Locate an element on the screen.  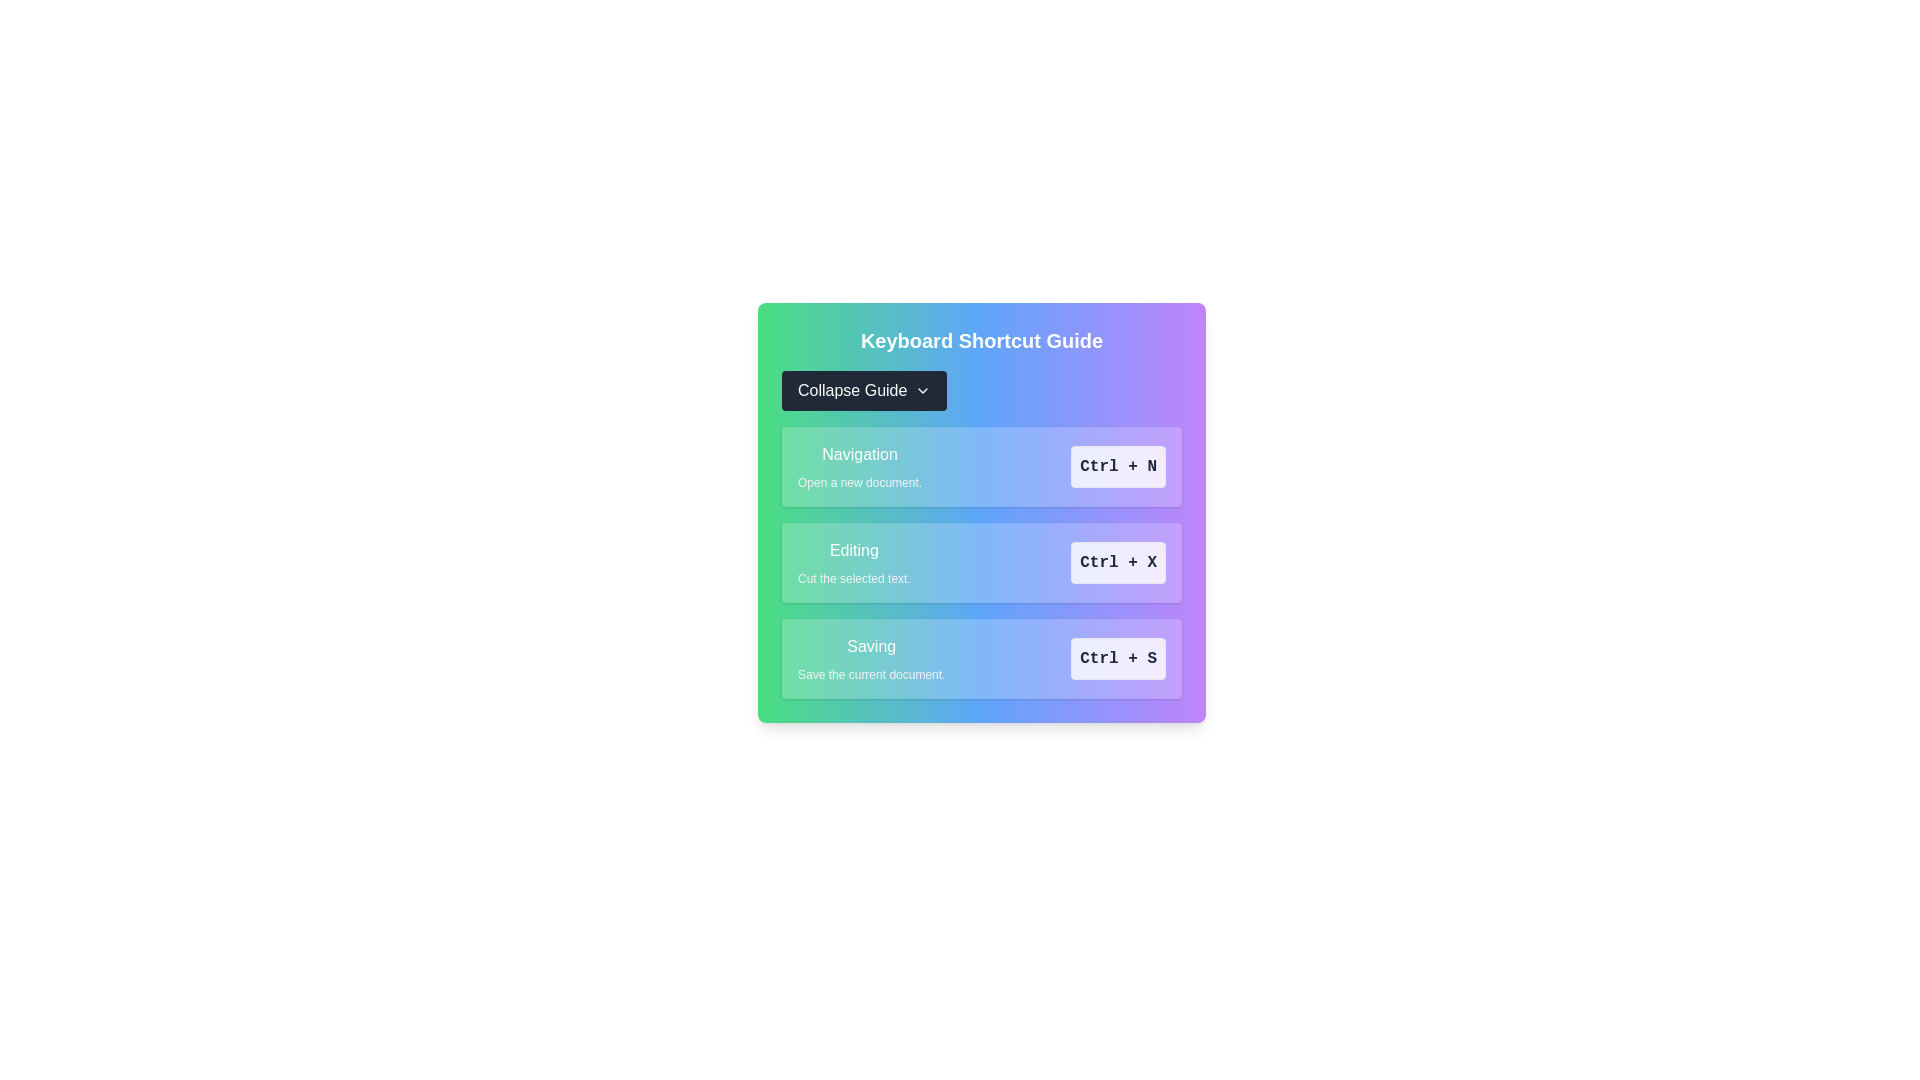
the Text Label displaying 'Editing' in bold white font and 'Cut the selected text.' in smaller gray font, which is centrally positioned in a vertical list is located at coordinates (854, 563).